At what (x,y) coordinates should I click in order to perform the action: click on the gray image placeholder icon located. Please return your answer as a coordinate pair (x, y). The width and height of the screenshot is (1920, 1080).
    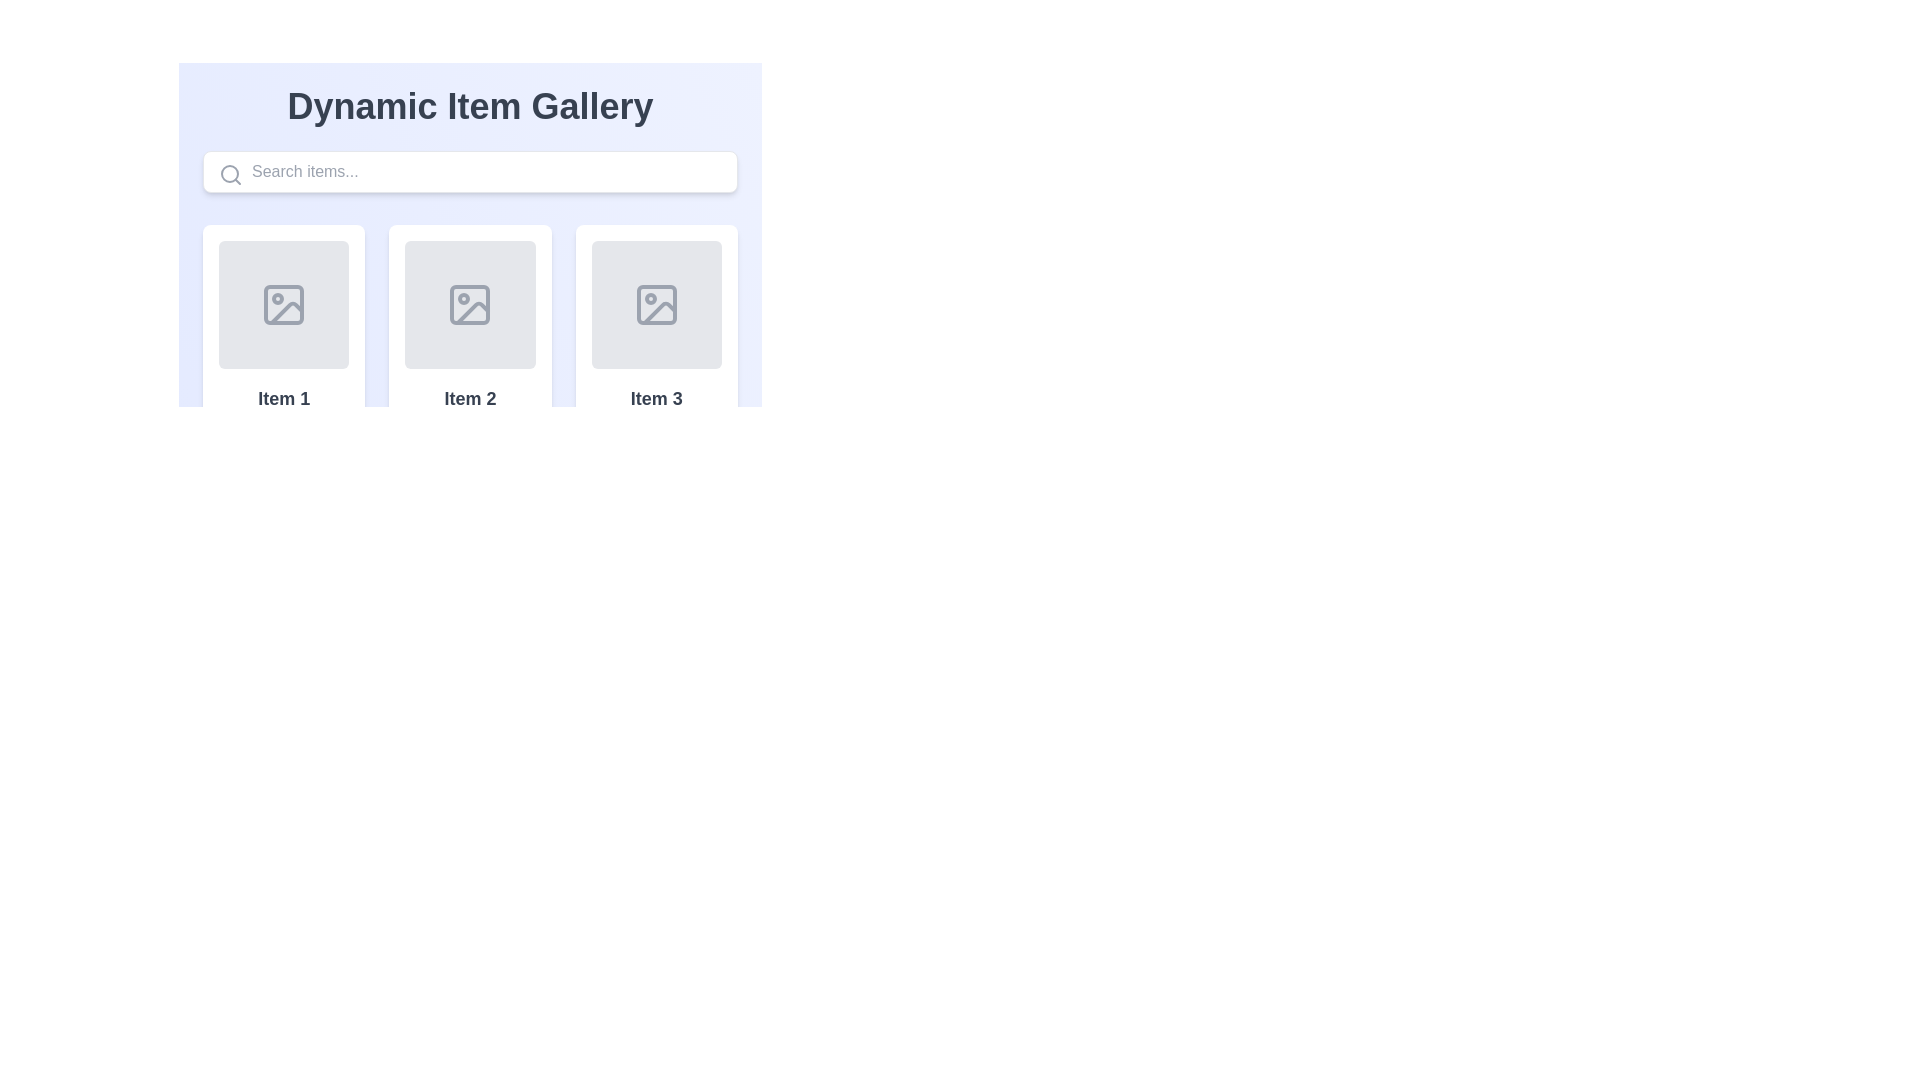
    Looking at the image, I should click on (469, 304).